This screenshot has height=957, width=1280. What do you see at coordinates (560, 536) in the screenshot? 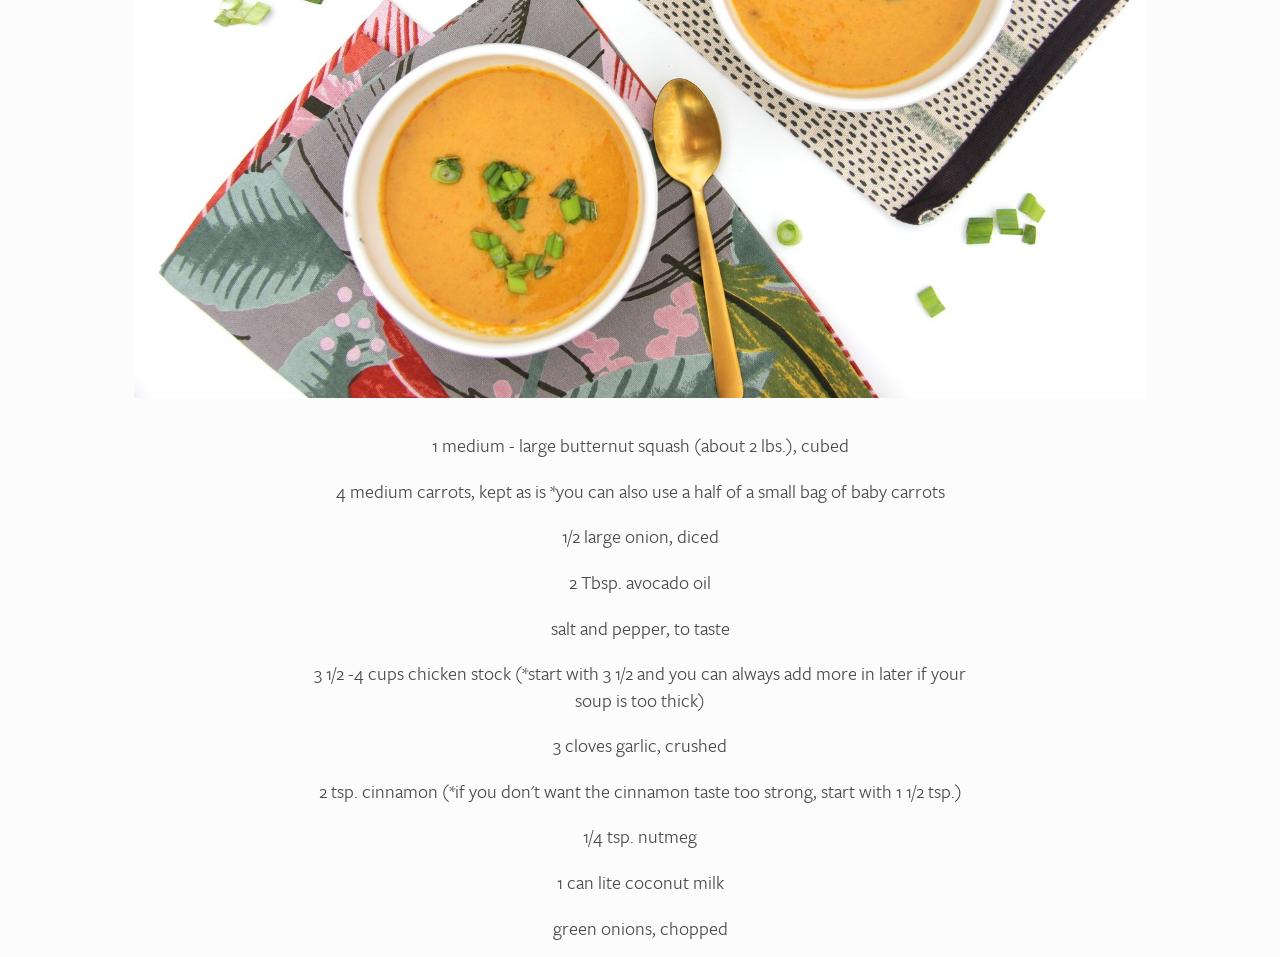
I see `'1/2 large onion, diced'` at bounding box center [560, 536].